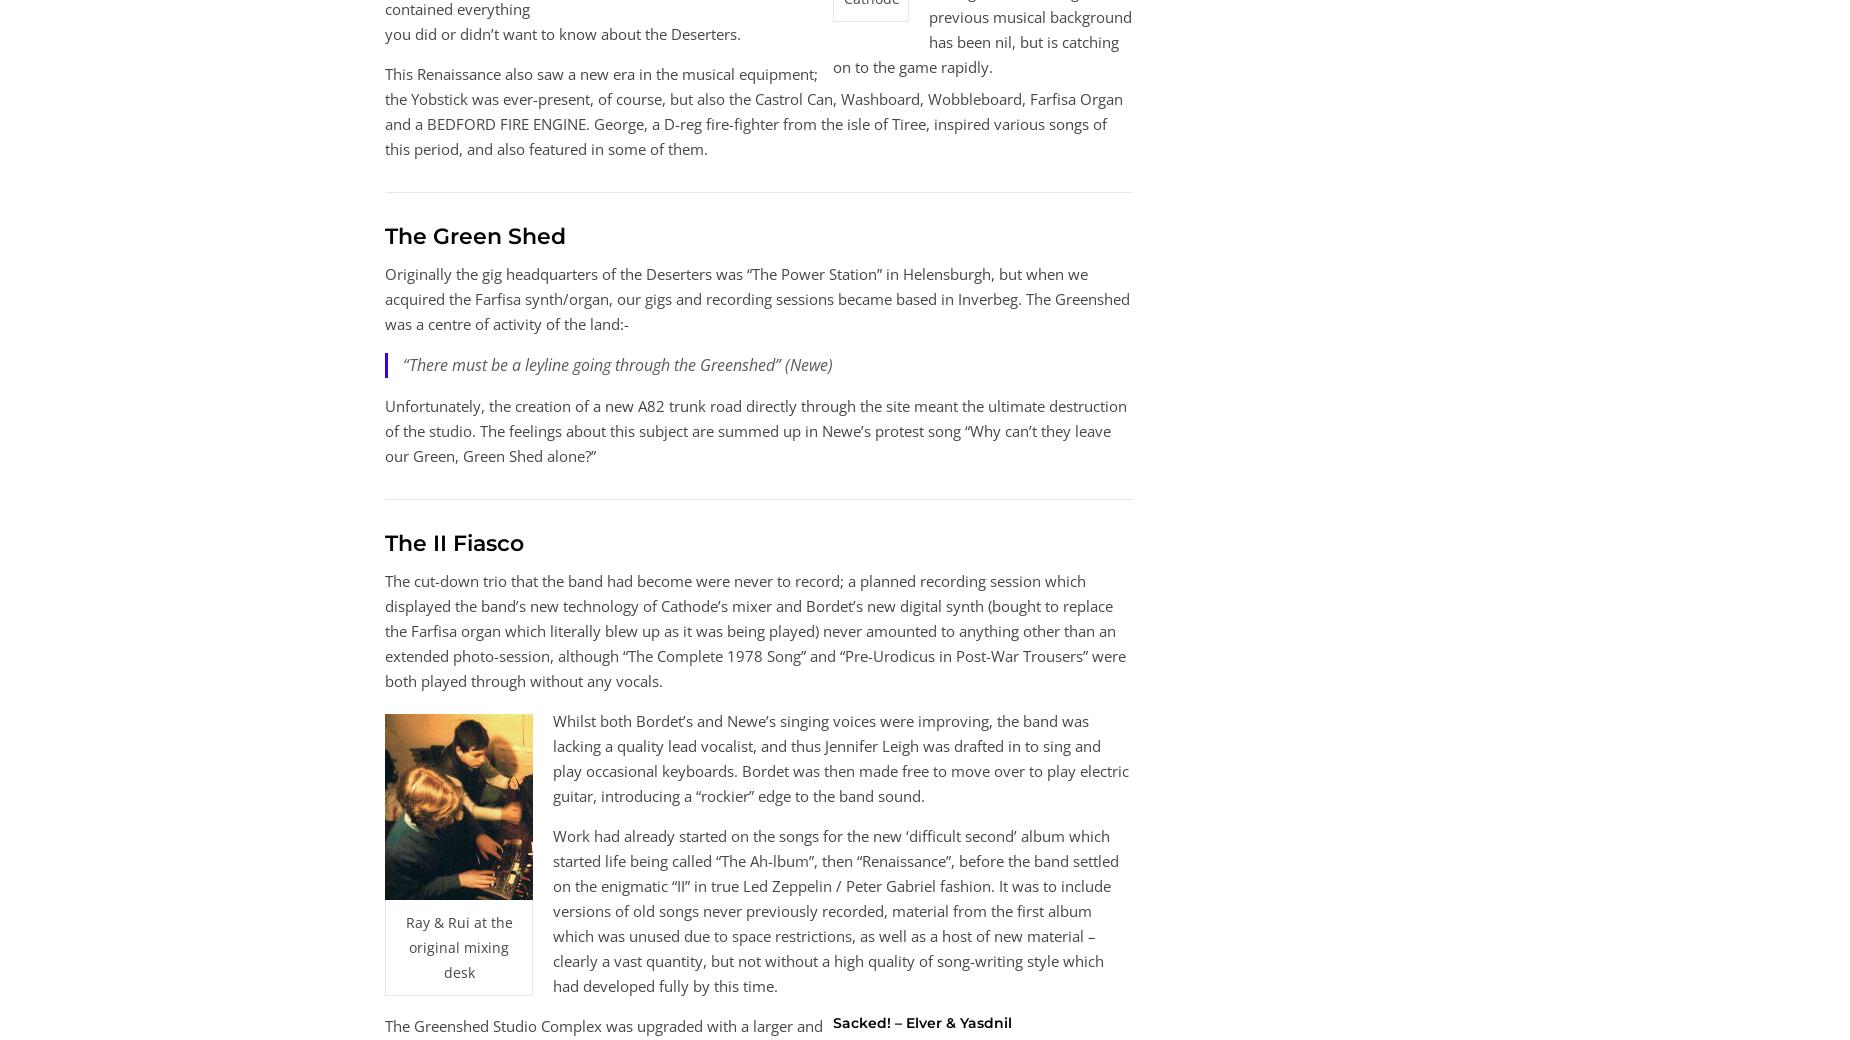  What do you see at coordinates (755, 629) in the screenshot?
I see `'The cut-down trio that the band had become were never to record; a planned recording session which displayed the band’s new technology of Cathode’s mixer and Bordet’s new digital synth (bought to replace the Farfisa organ which literally blew up as it was being played) never amounted to anything other than an extended photo-session, although “The Complete 1978 Song” and “Pre-Urodicus in Post-War Trousers” were both played through without any vocals.'` at bounding box center [755, 629].